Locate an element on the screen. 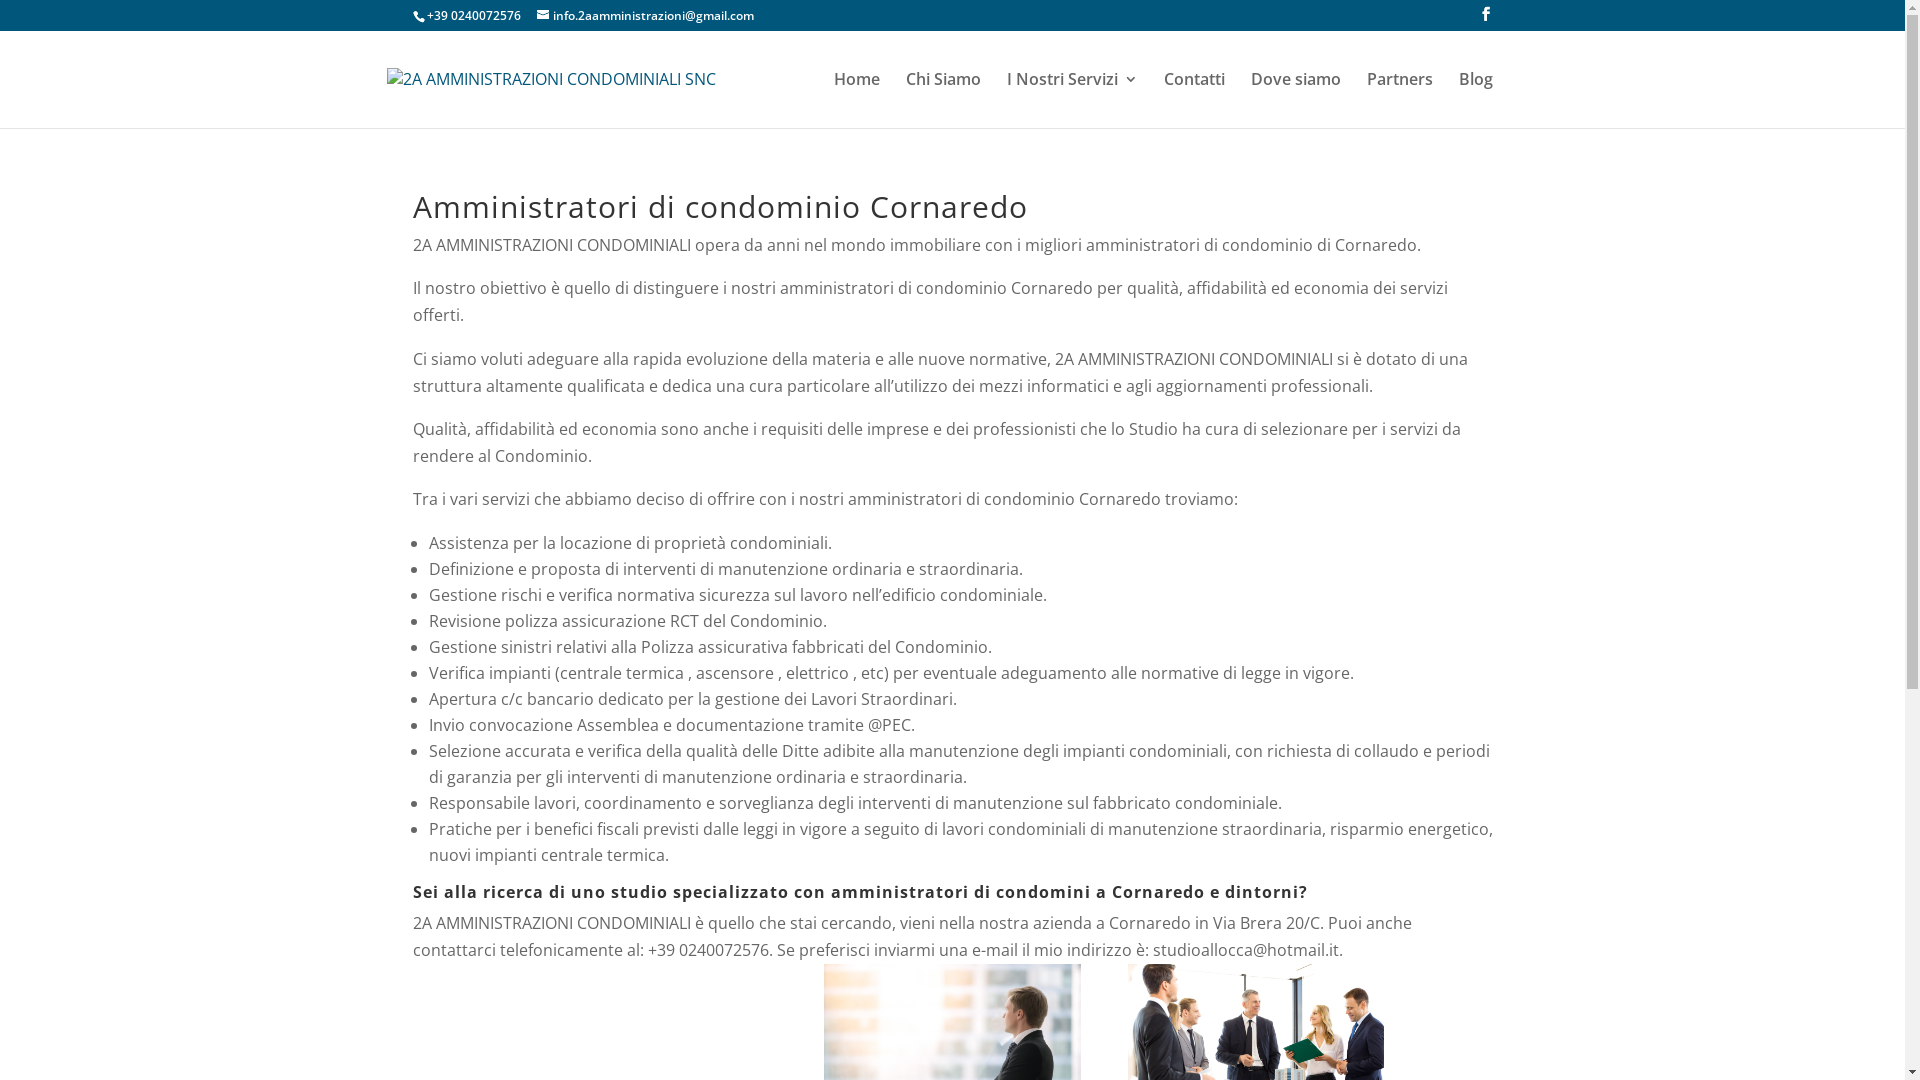 Image resolution: width=1920 pixels, height=1080 pixels. 'info.2aamministrazioni@gmail.com' is located at coordinates (644, 15).